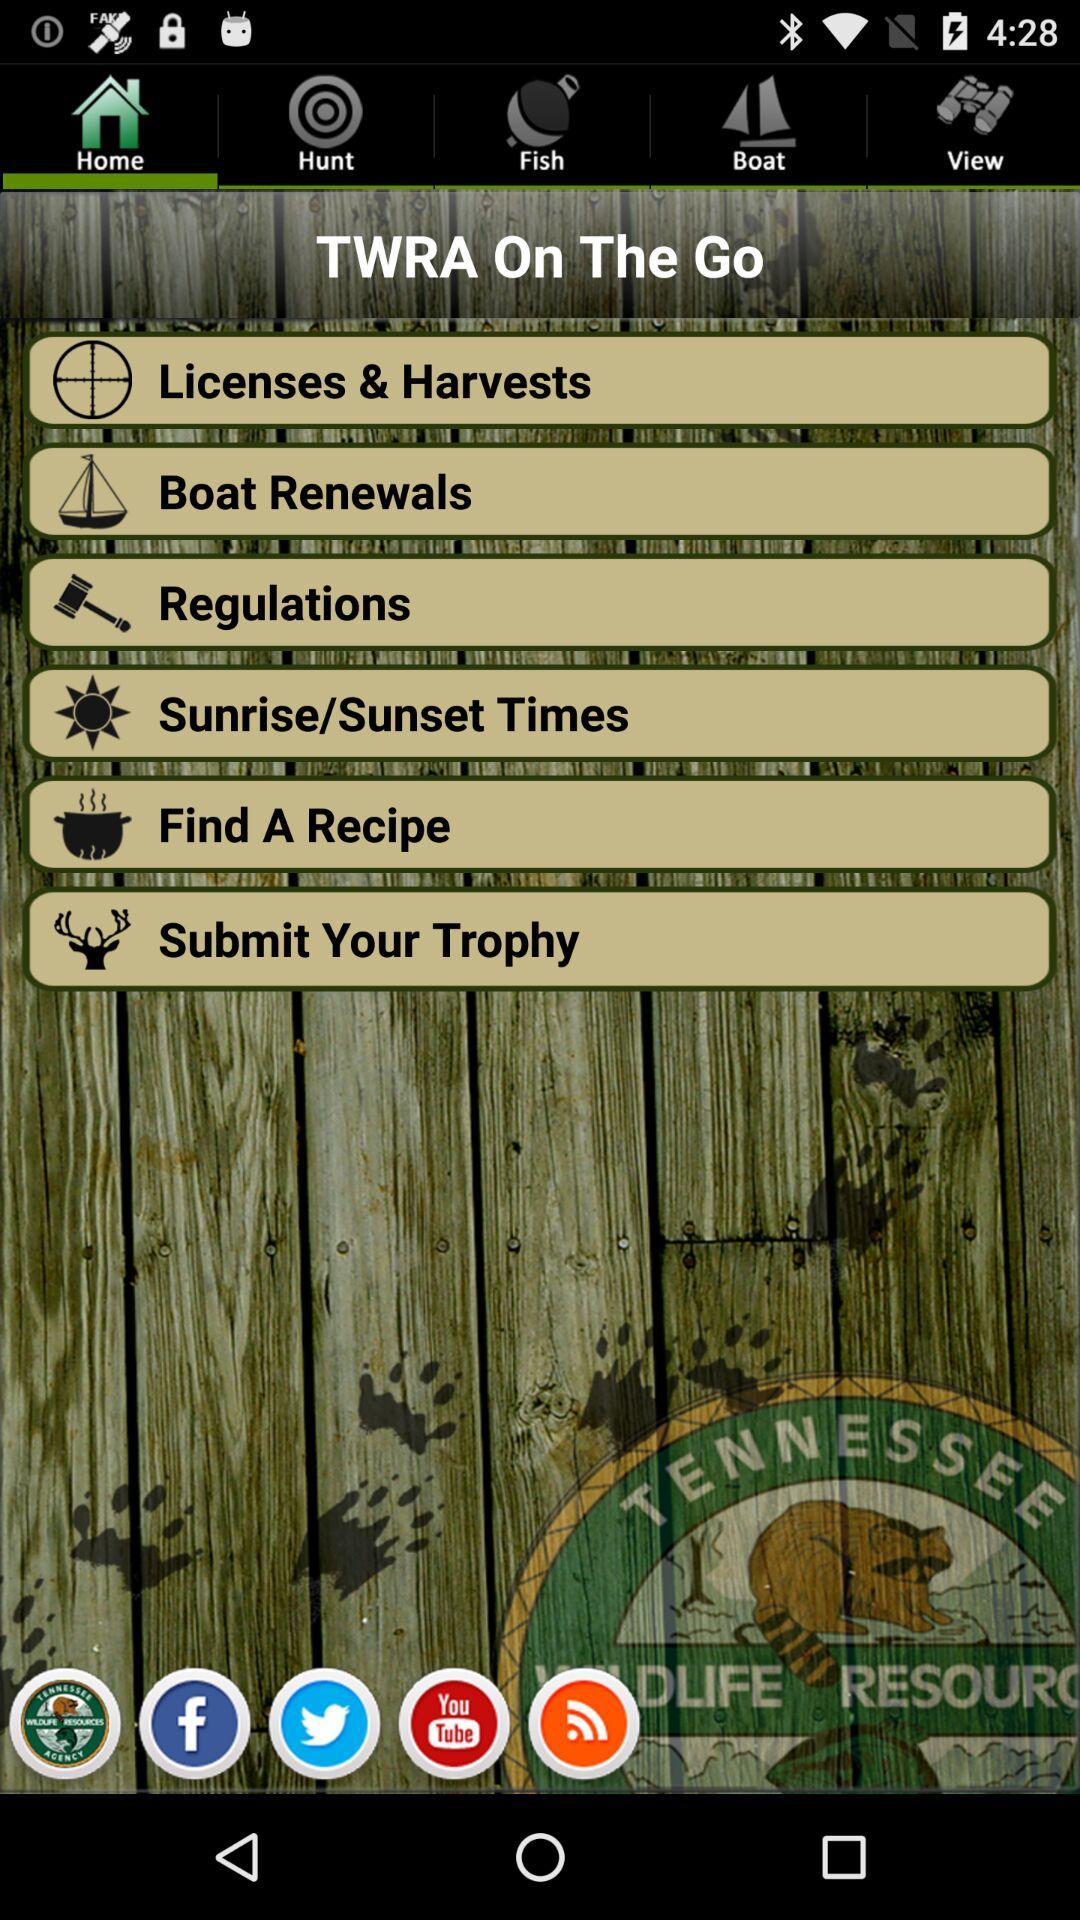 This screenshot has height=1920, width=1080. Describe the element at coordinates (454, 1728) in the screenshot. I see `the app below the submit your trophy icon` at that location.